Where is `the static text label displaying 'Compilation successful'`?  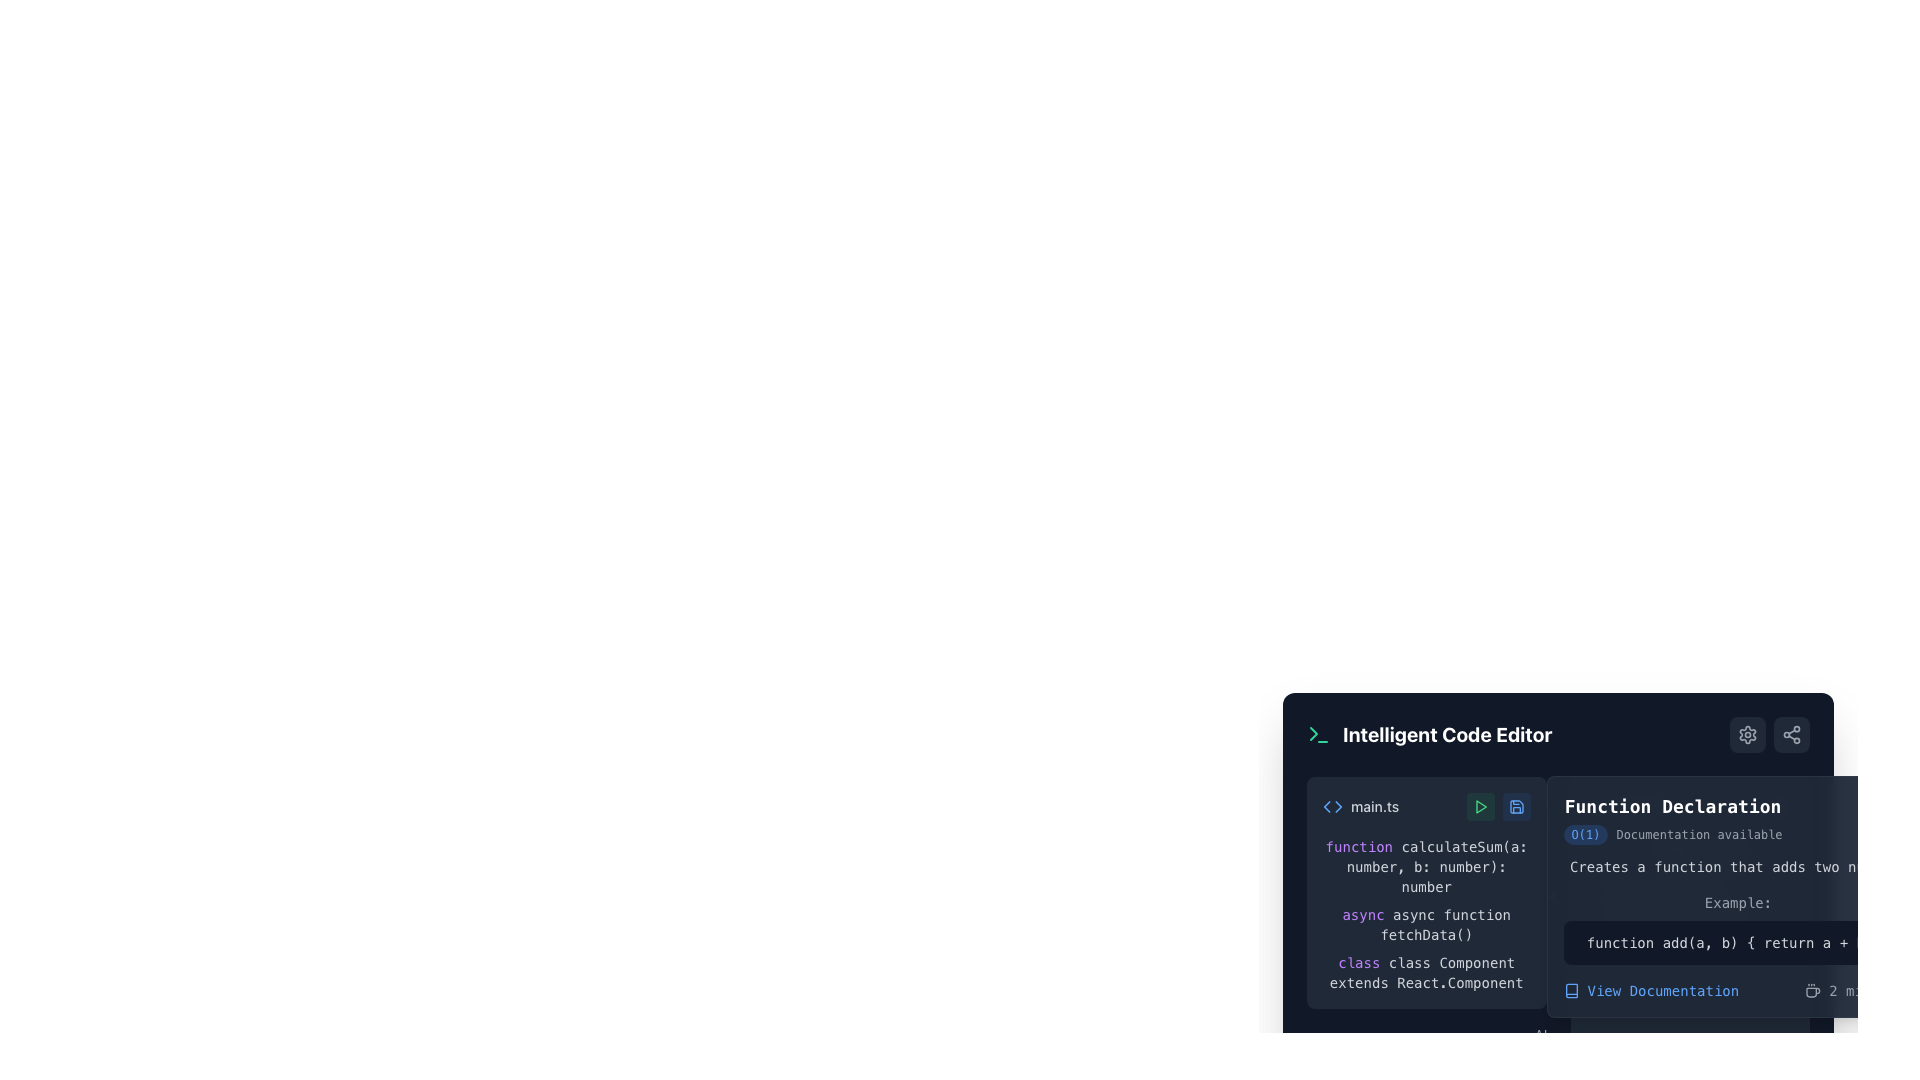 the static text label displaying 'Compilation successful' is located at coordinates (1689, 855).